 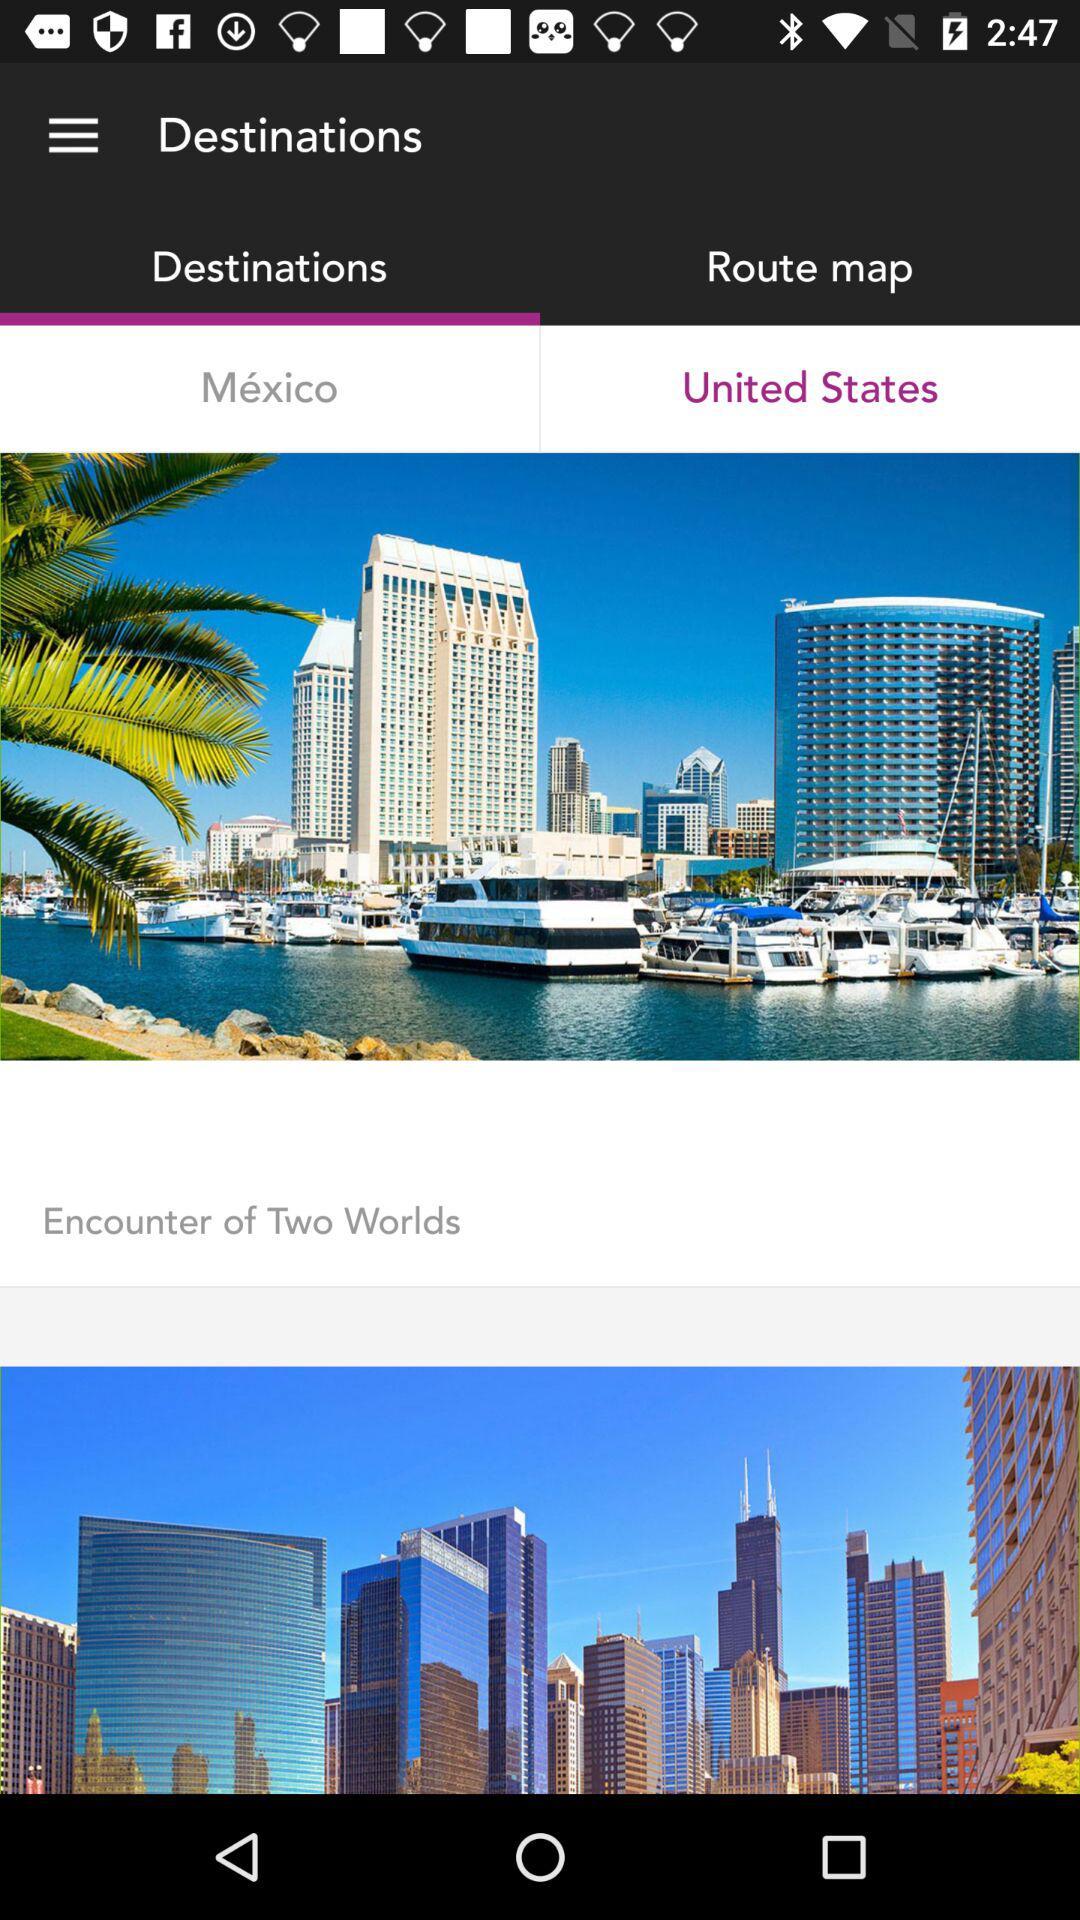 I want to click on the encounter of two item, so click(x=540, y=1241).